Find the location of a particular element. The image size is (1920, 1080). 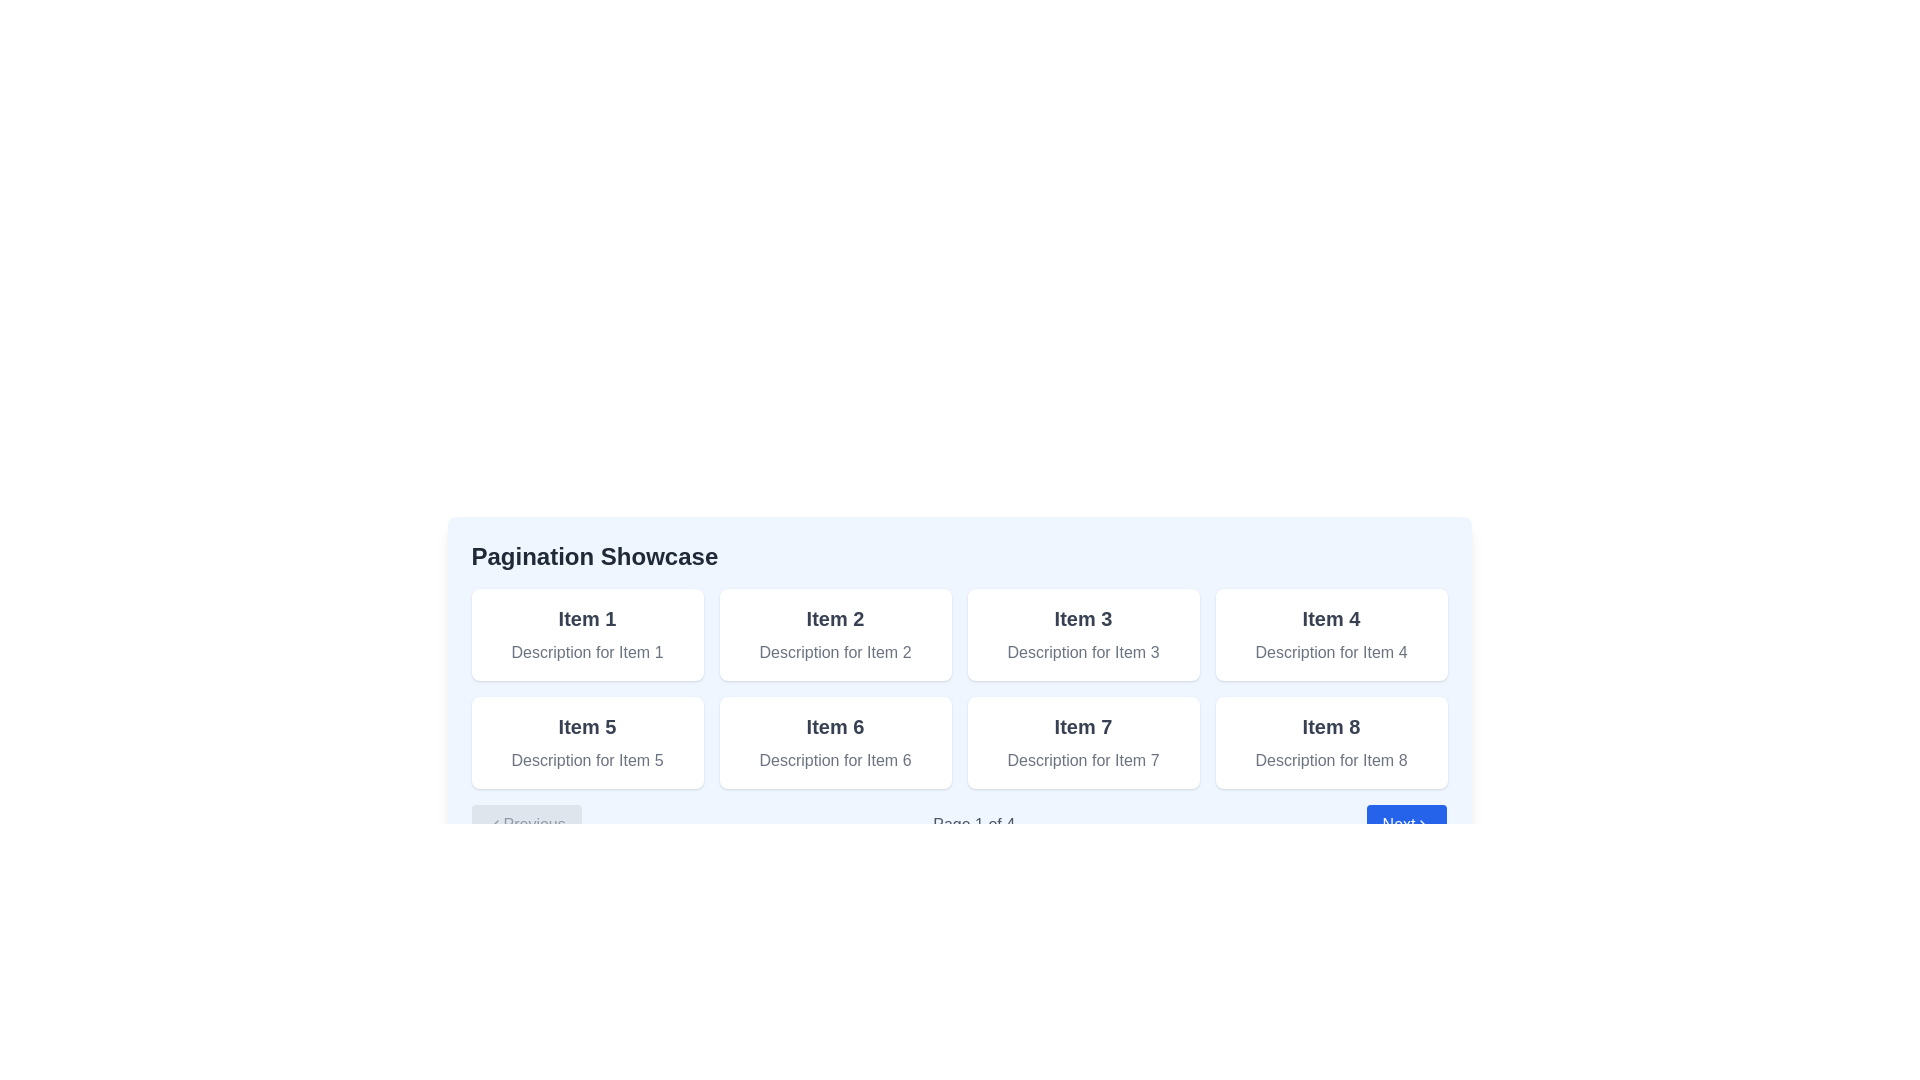

the text label displaying 'Description for Item 4', located beneath the title 'Item 4' in the fourth card of an 8-item grid layout is located at coordinates (1331, 652).